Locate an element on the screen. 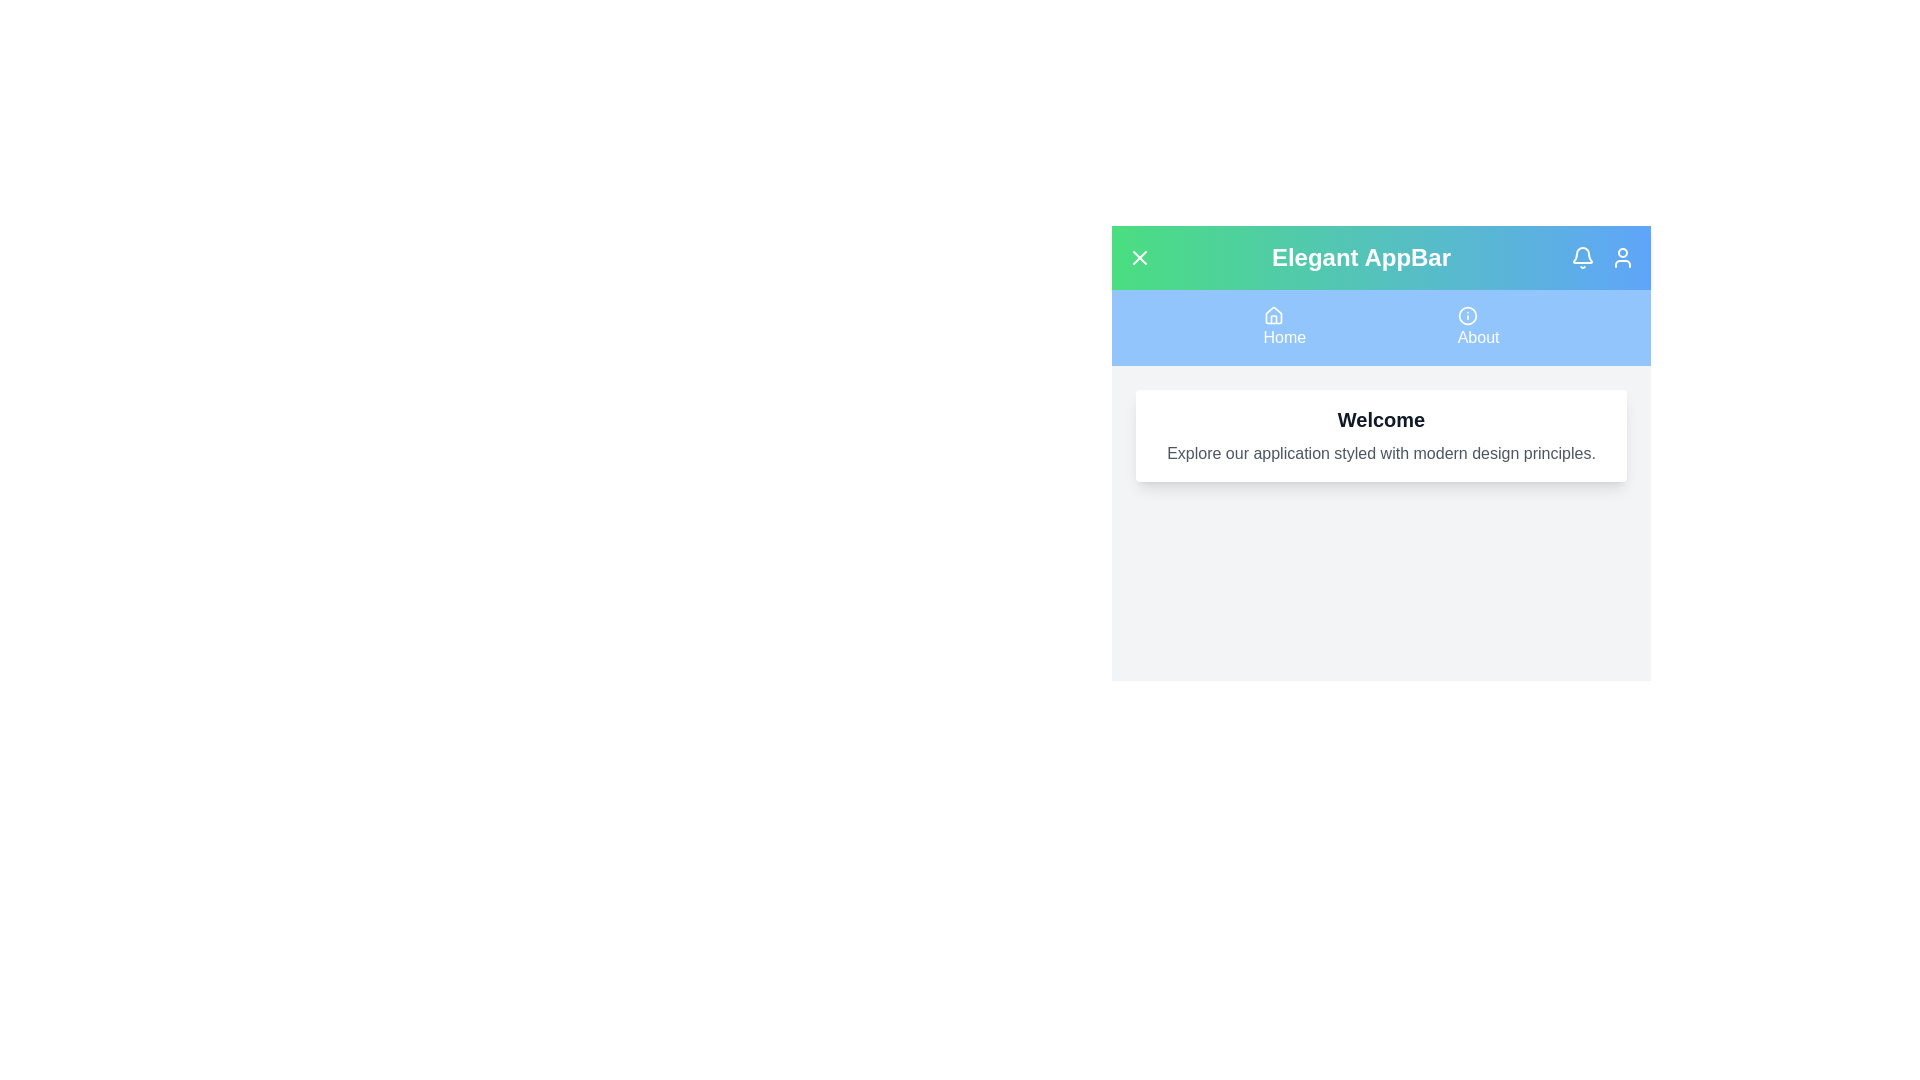  the menu toggle button to toggle the menu visibility is located at coordinates (1140, 257).